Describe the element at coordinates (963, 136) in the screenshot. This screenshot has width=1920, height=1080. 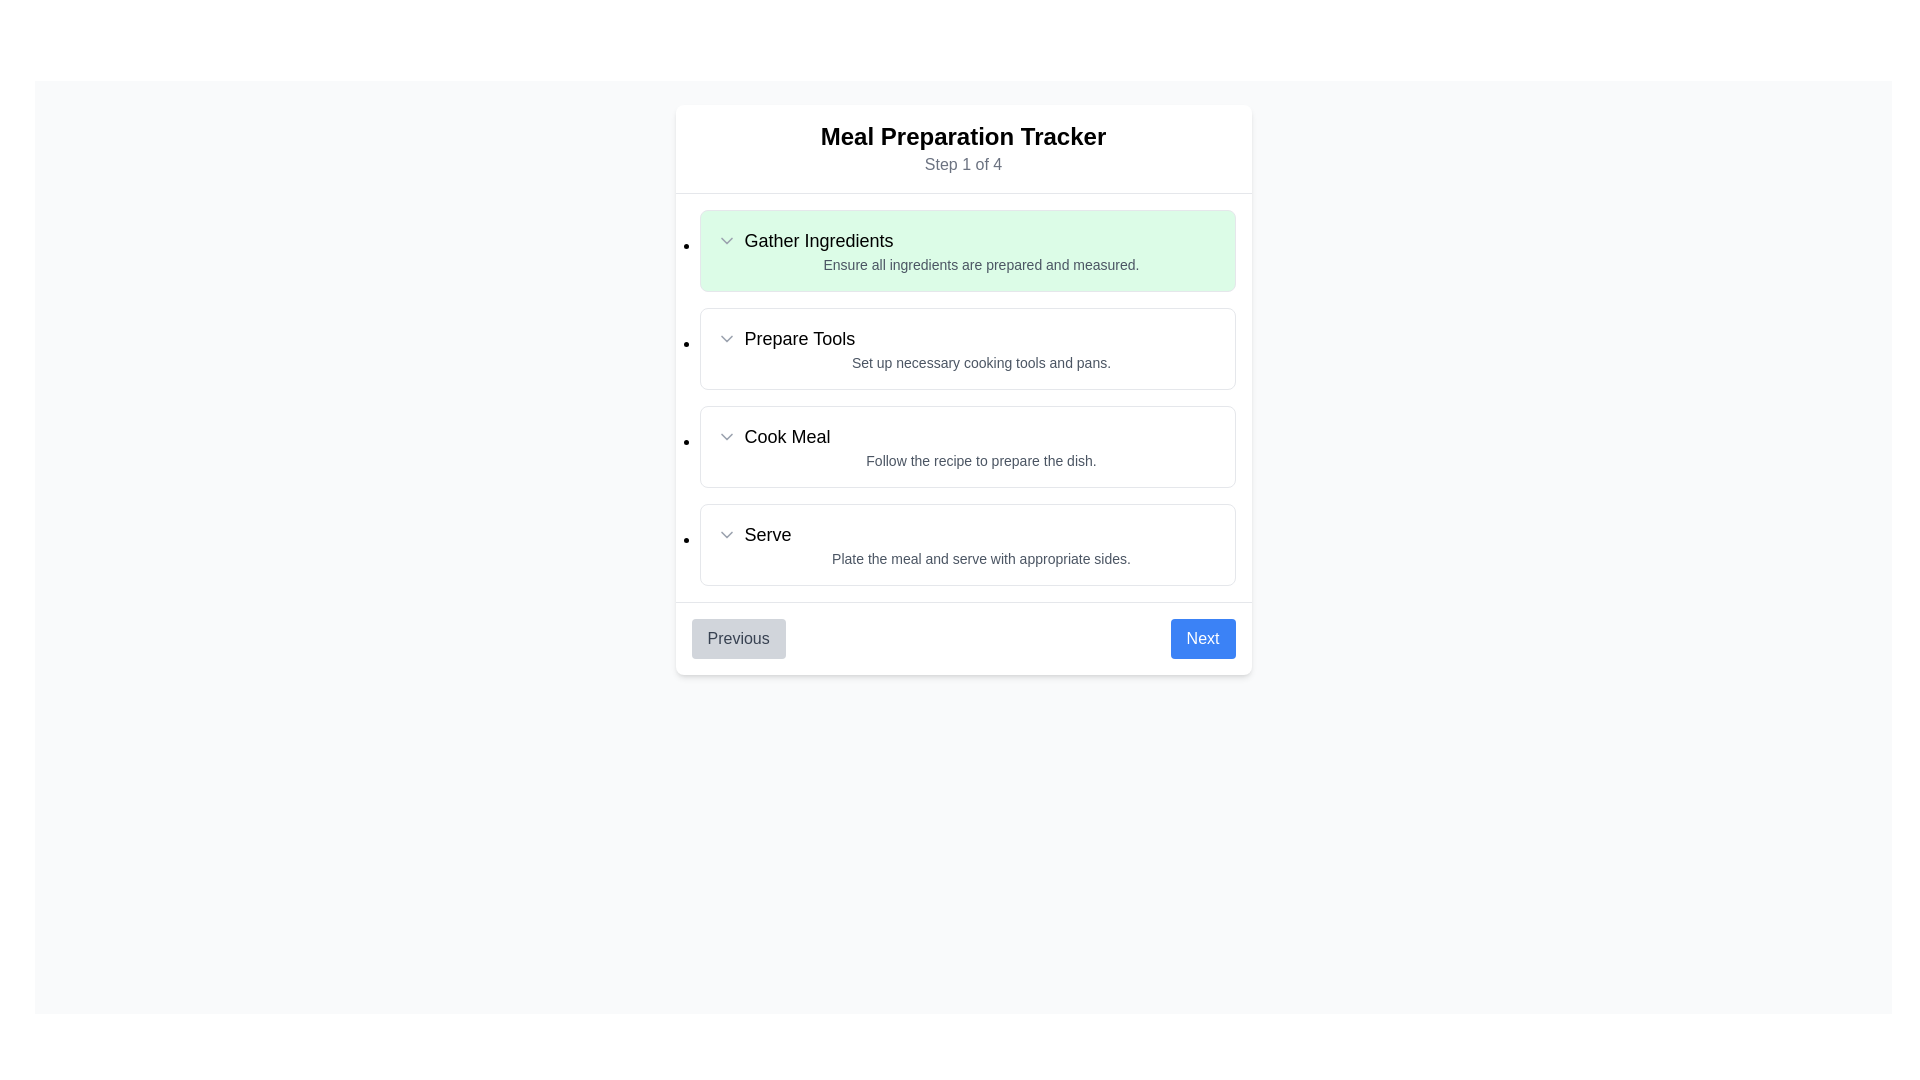
I see `the static text element which serves as the title or heading for the page, positioned horizontally centered at the top of the interface` at that location.